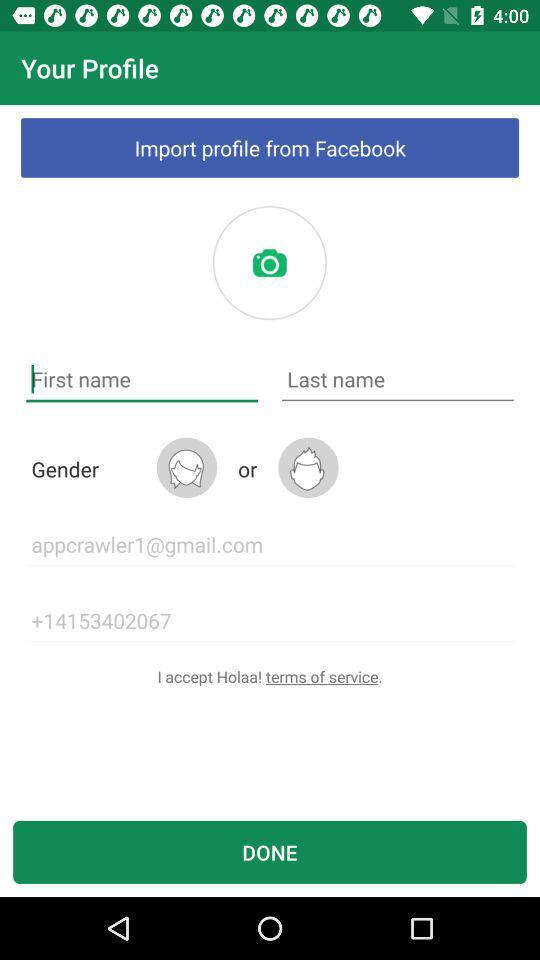 Image resolution: width=540 pixels, height=960 pixels. I want to click on the i accept holaa item, so click(270, 676).